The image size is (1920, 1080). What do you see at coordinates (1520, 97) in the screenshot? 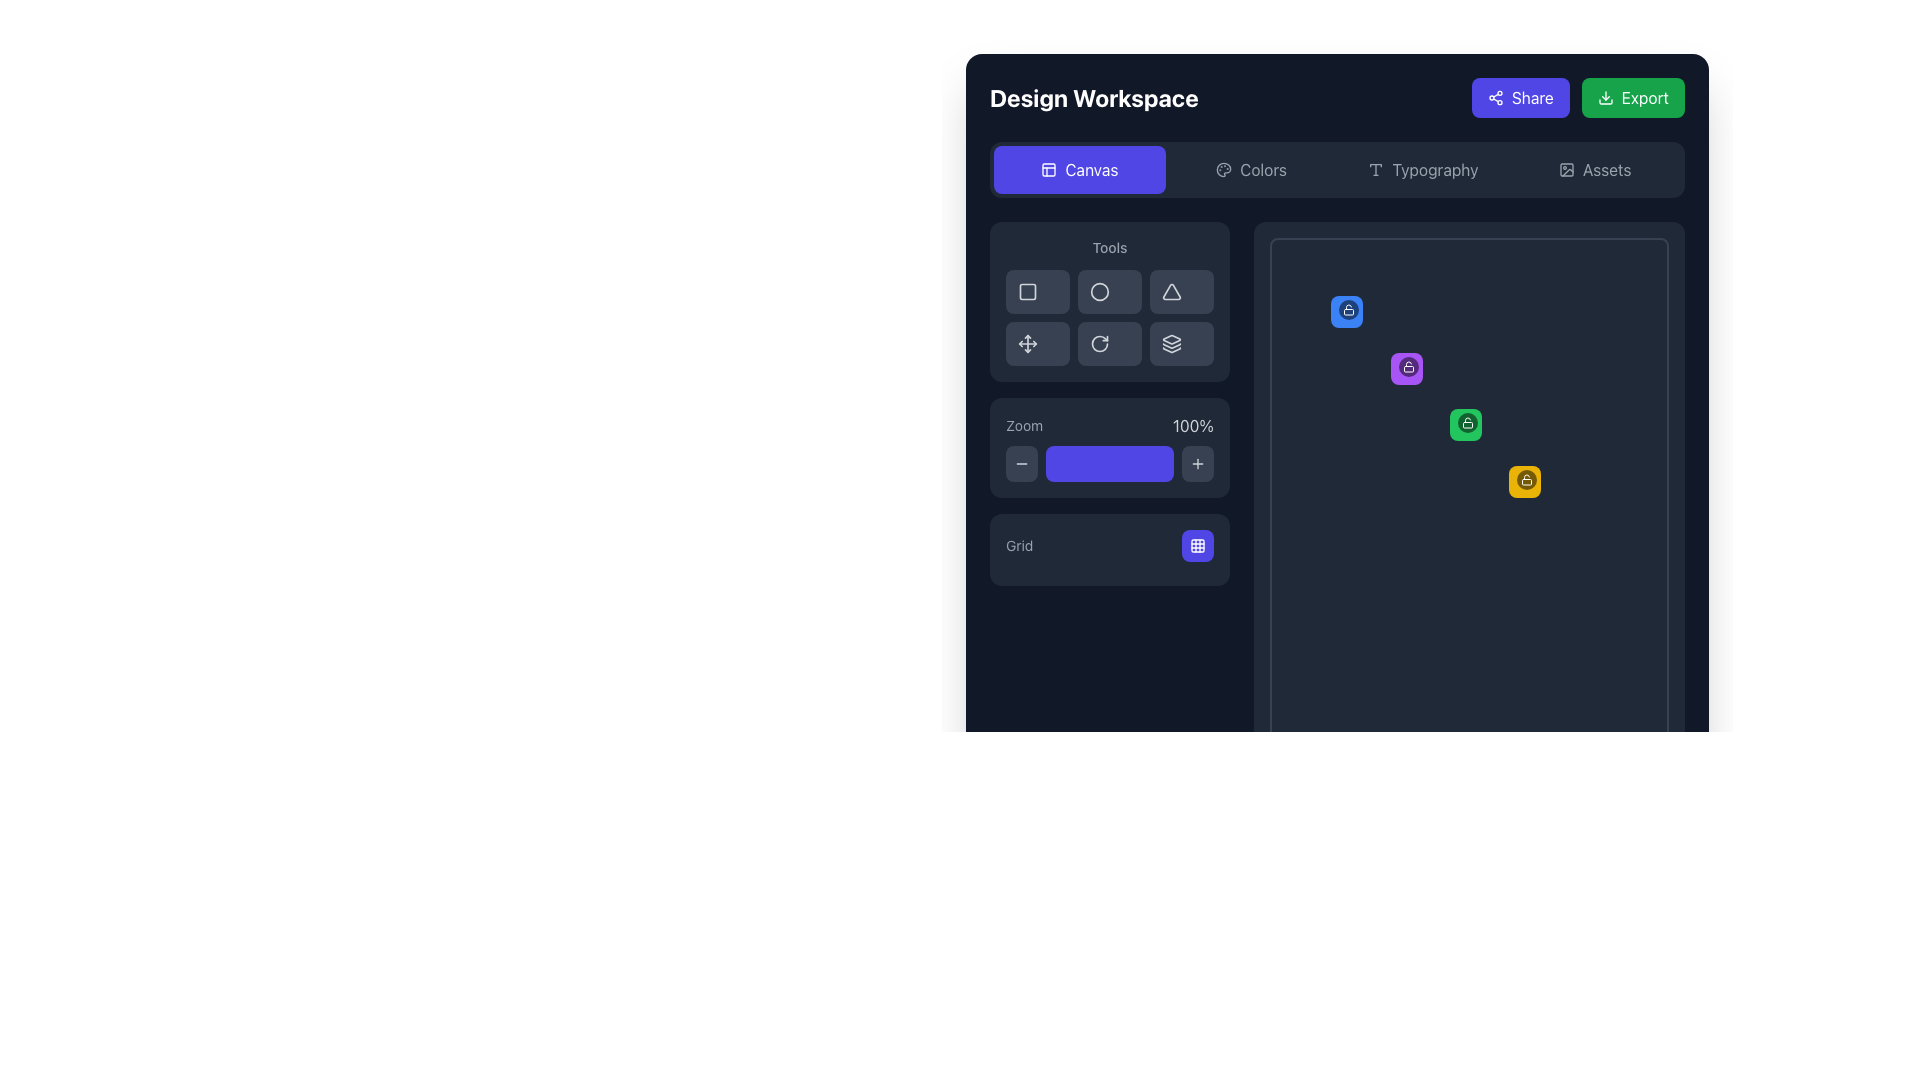
I see `the purple 'Share' button located at the top-right corner of the interface, adjacent to the green 'Export' button, to share content` at bounding box center [1520, 97].